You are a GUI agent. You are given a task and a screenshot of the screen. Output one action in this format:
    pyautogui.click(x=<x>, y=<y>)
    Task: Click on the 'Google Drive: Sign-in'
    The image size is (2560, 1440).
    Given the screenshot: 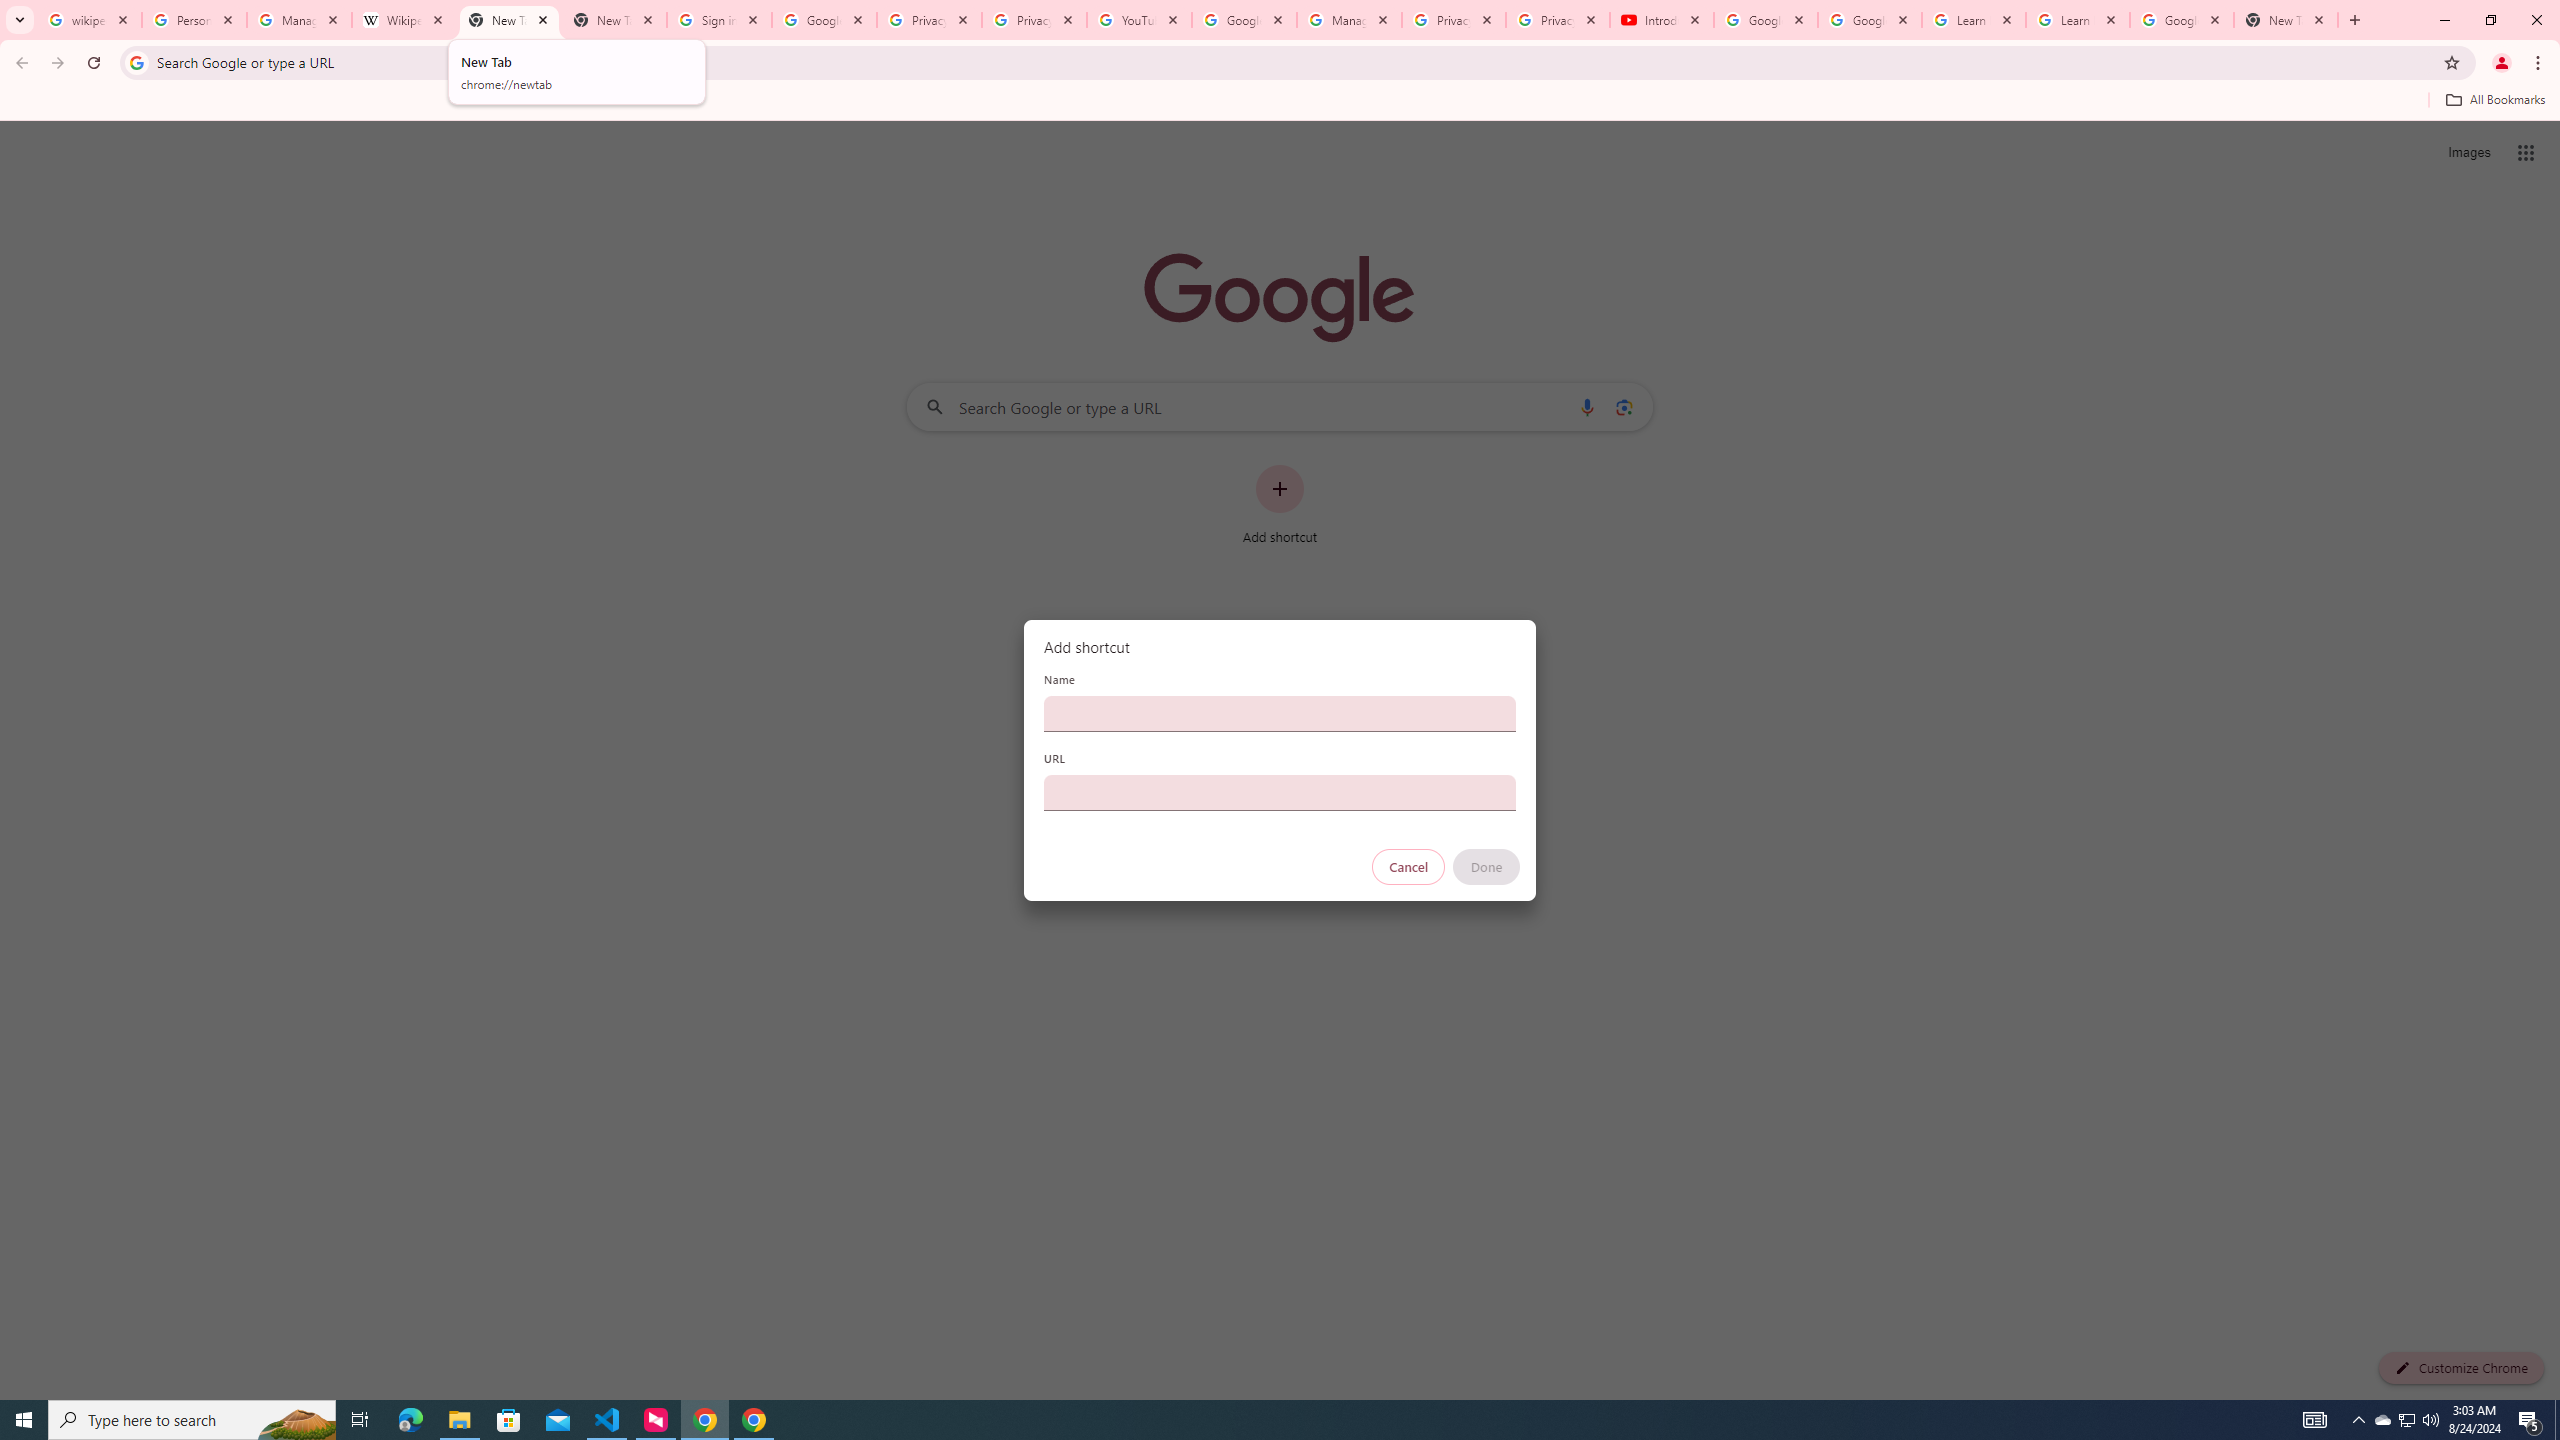 What is the action you would take?
    pyautogui.click(x=823, y=19)
    